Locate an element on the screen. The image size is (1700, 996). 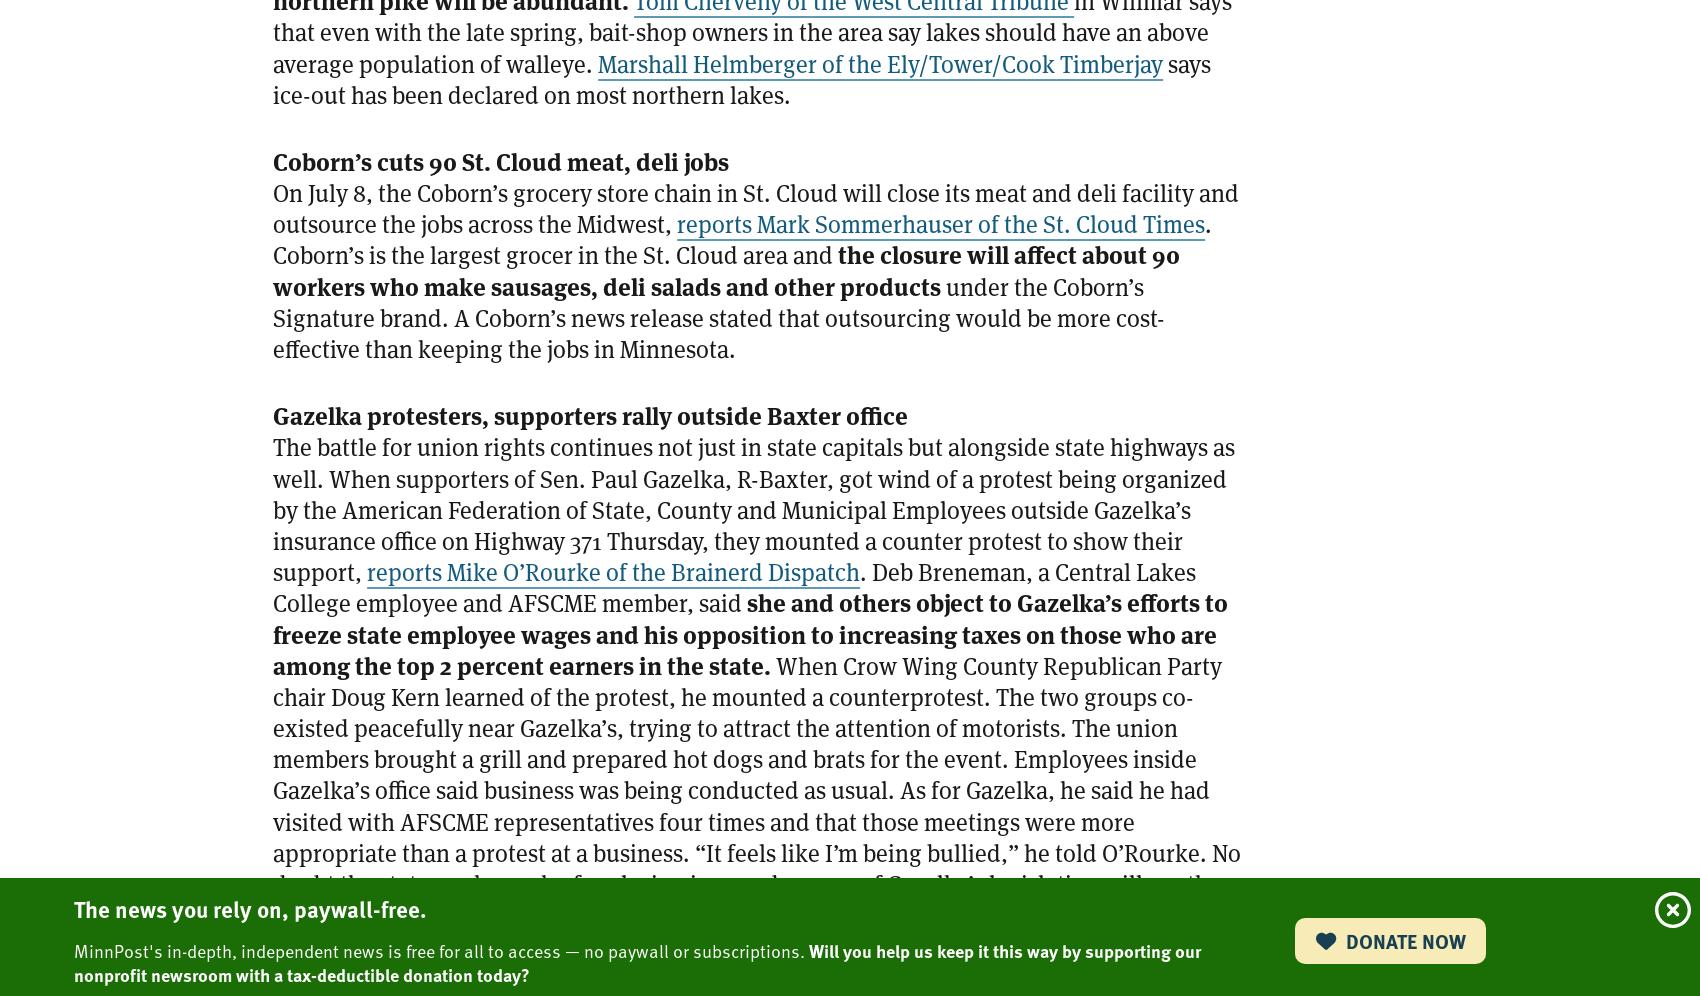
'under the Coborn’s Signature brand. A Coborn’s news release stated that outsourcing would be more cost-effective than keeping the jobs in Minnesota.' is located at coordinates (718, 317).